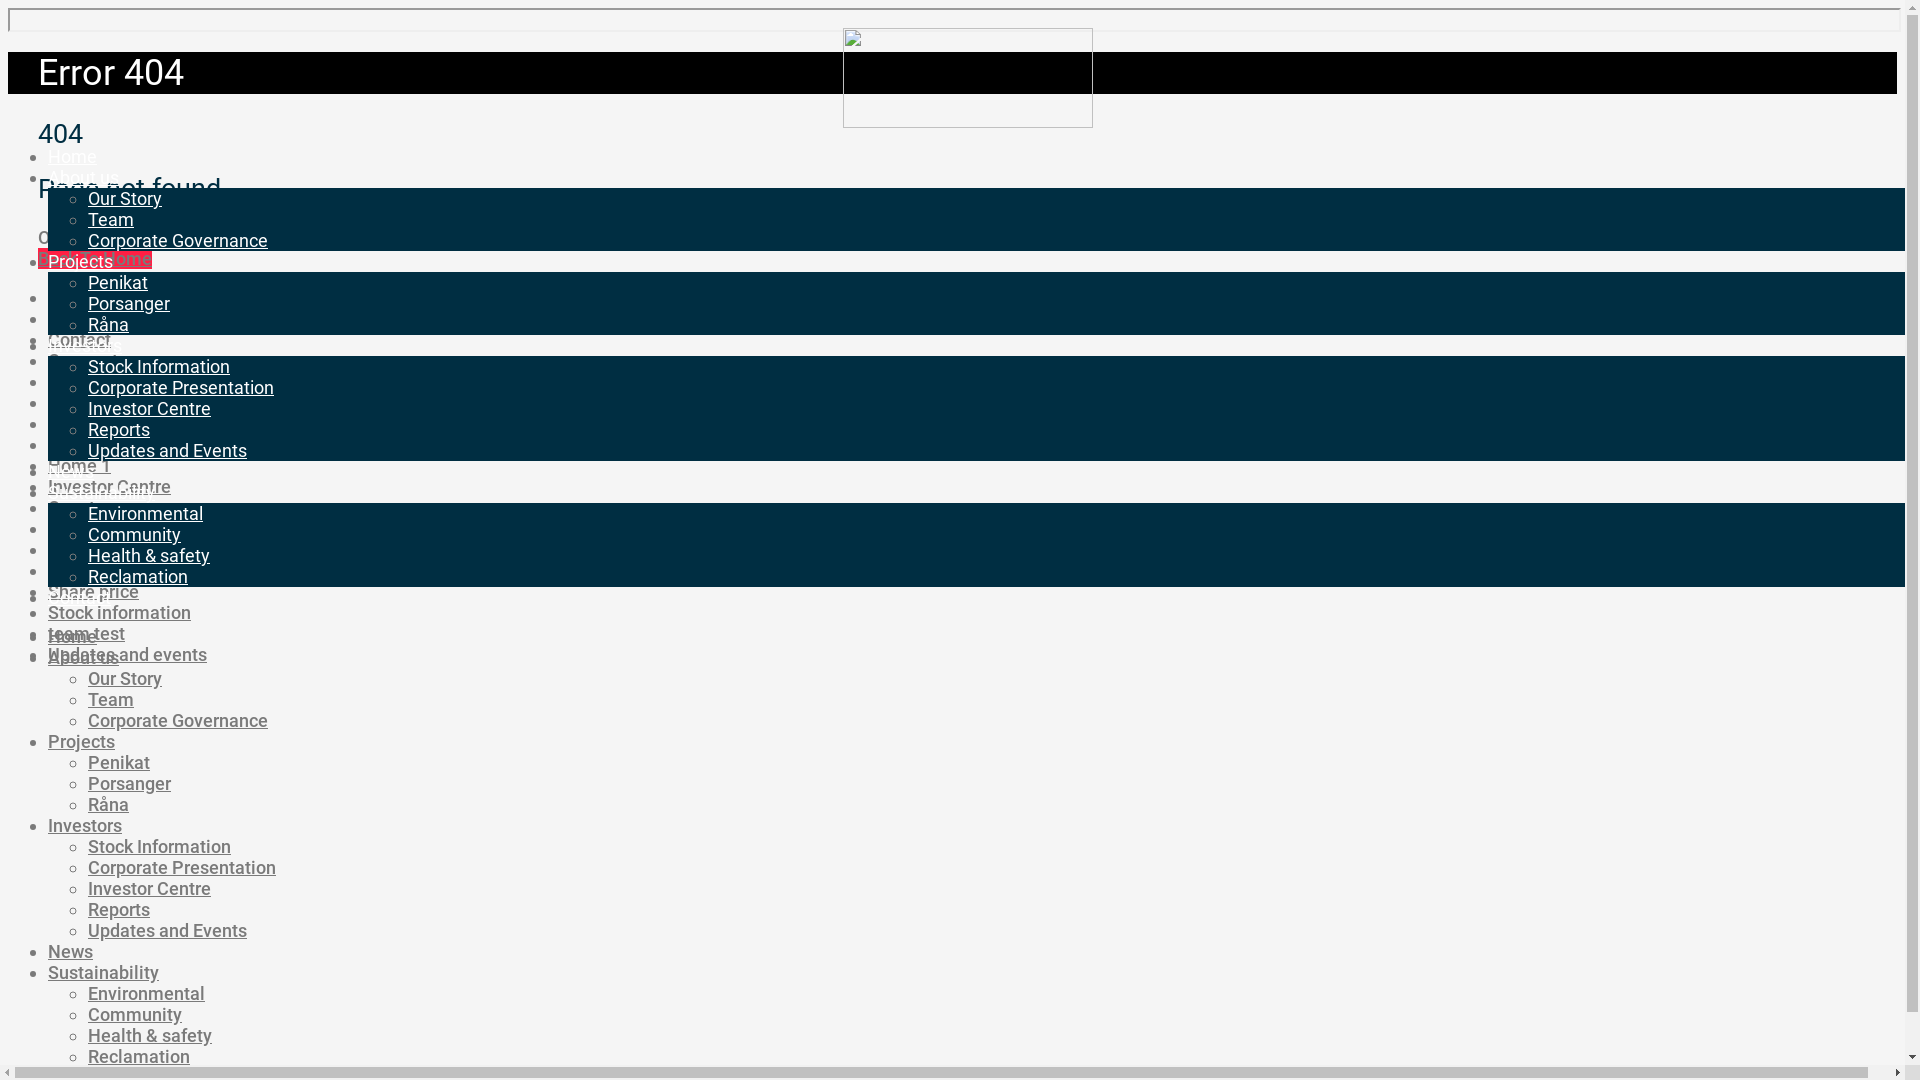 The image size is (1920, 1080). What do you see at coordinates (92, 590) in the screenshot?
I see `'Share price'` at bounding box center [92, 590].